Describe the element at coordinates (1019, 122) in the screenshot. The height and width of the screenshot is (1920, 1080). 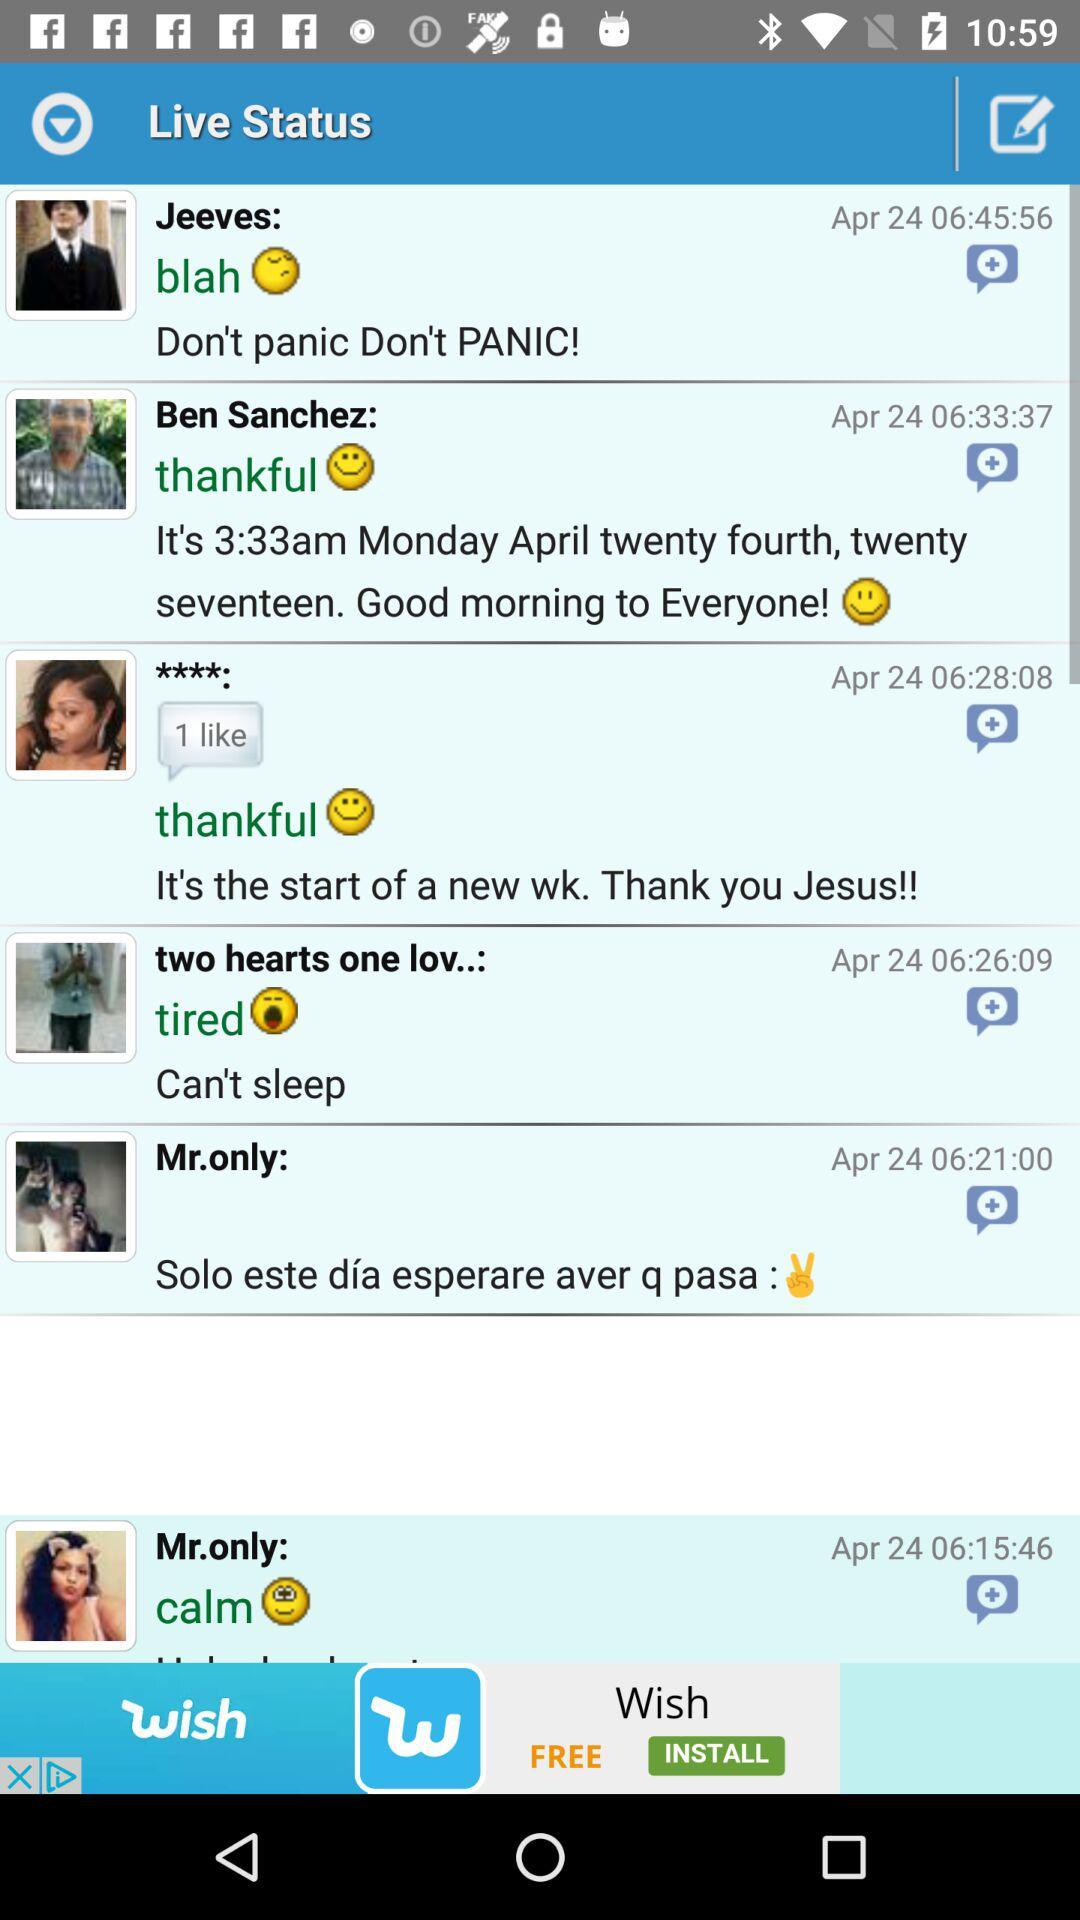
I see `the edit icon` at that location.